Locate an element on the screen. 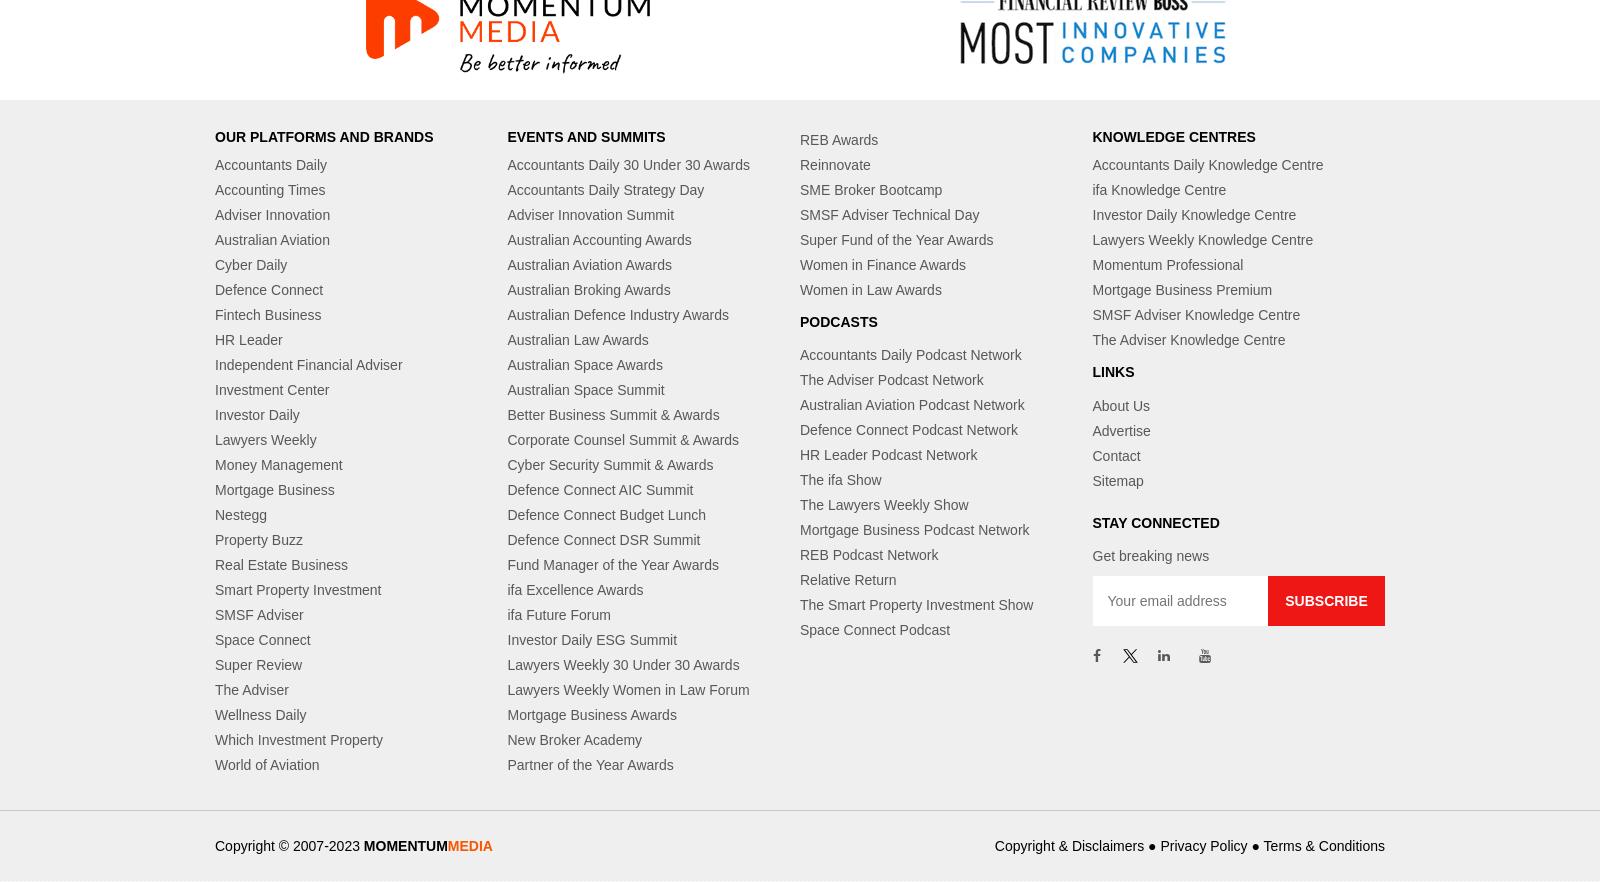 The image size is (1600, 882). 'Independent Financial Adviser' is located at coordinates (308, 363).